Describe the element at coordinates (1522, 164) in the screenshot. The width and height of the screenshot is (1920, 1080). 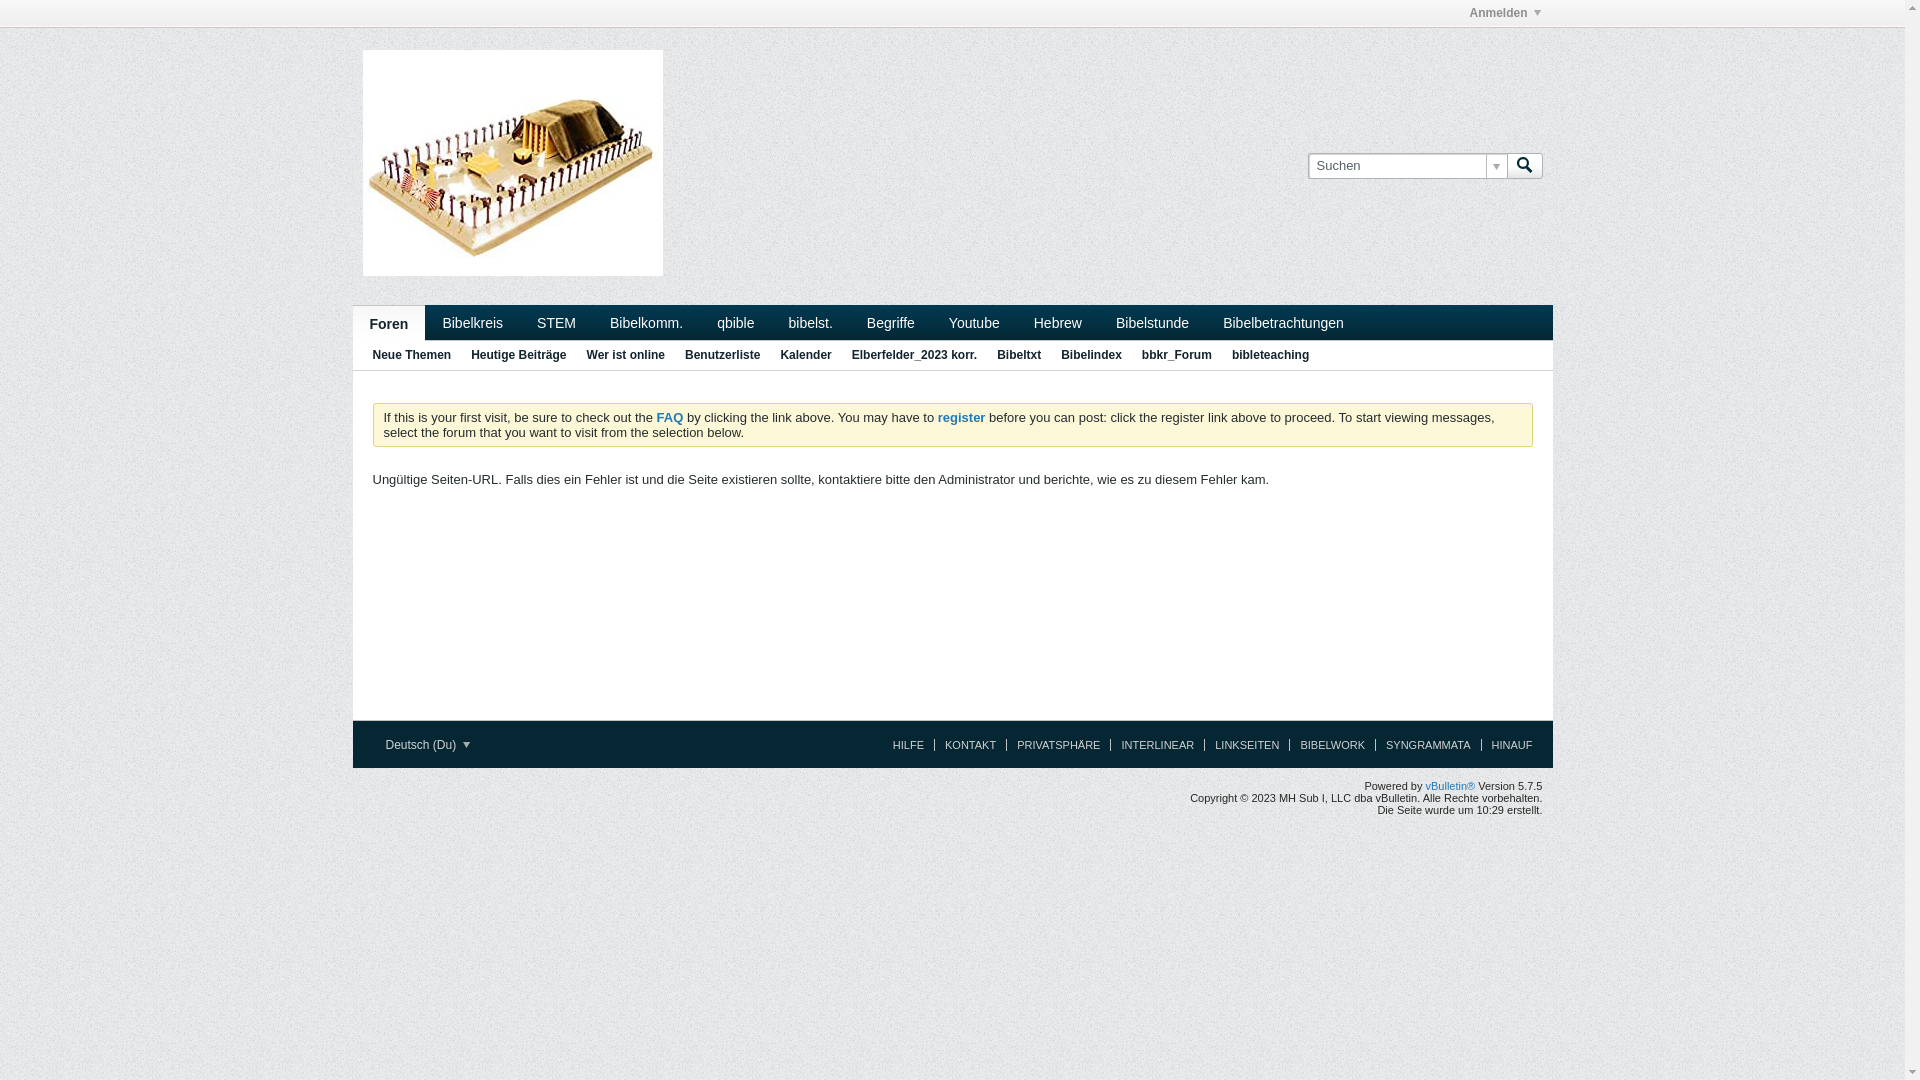
I see `'Suchen'` at that location.